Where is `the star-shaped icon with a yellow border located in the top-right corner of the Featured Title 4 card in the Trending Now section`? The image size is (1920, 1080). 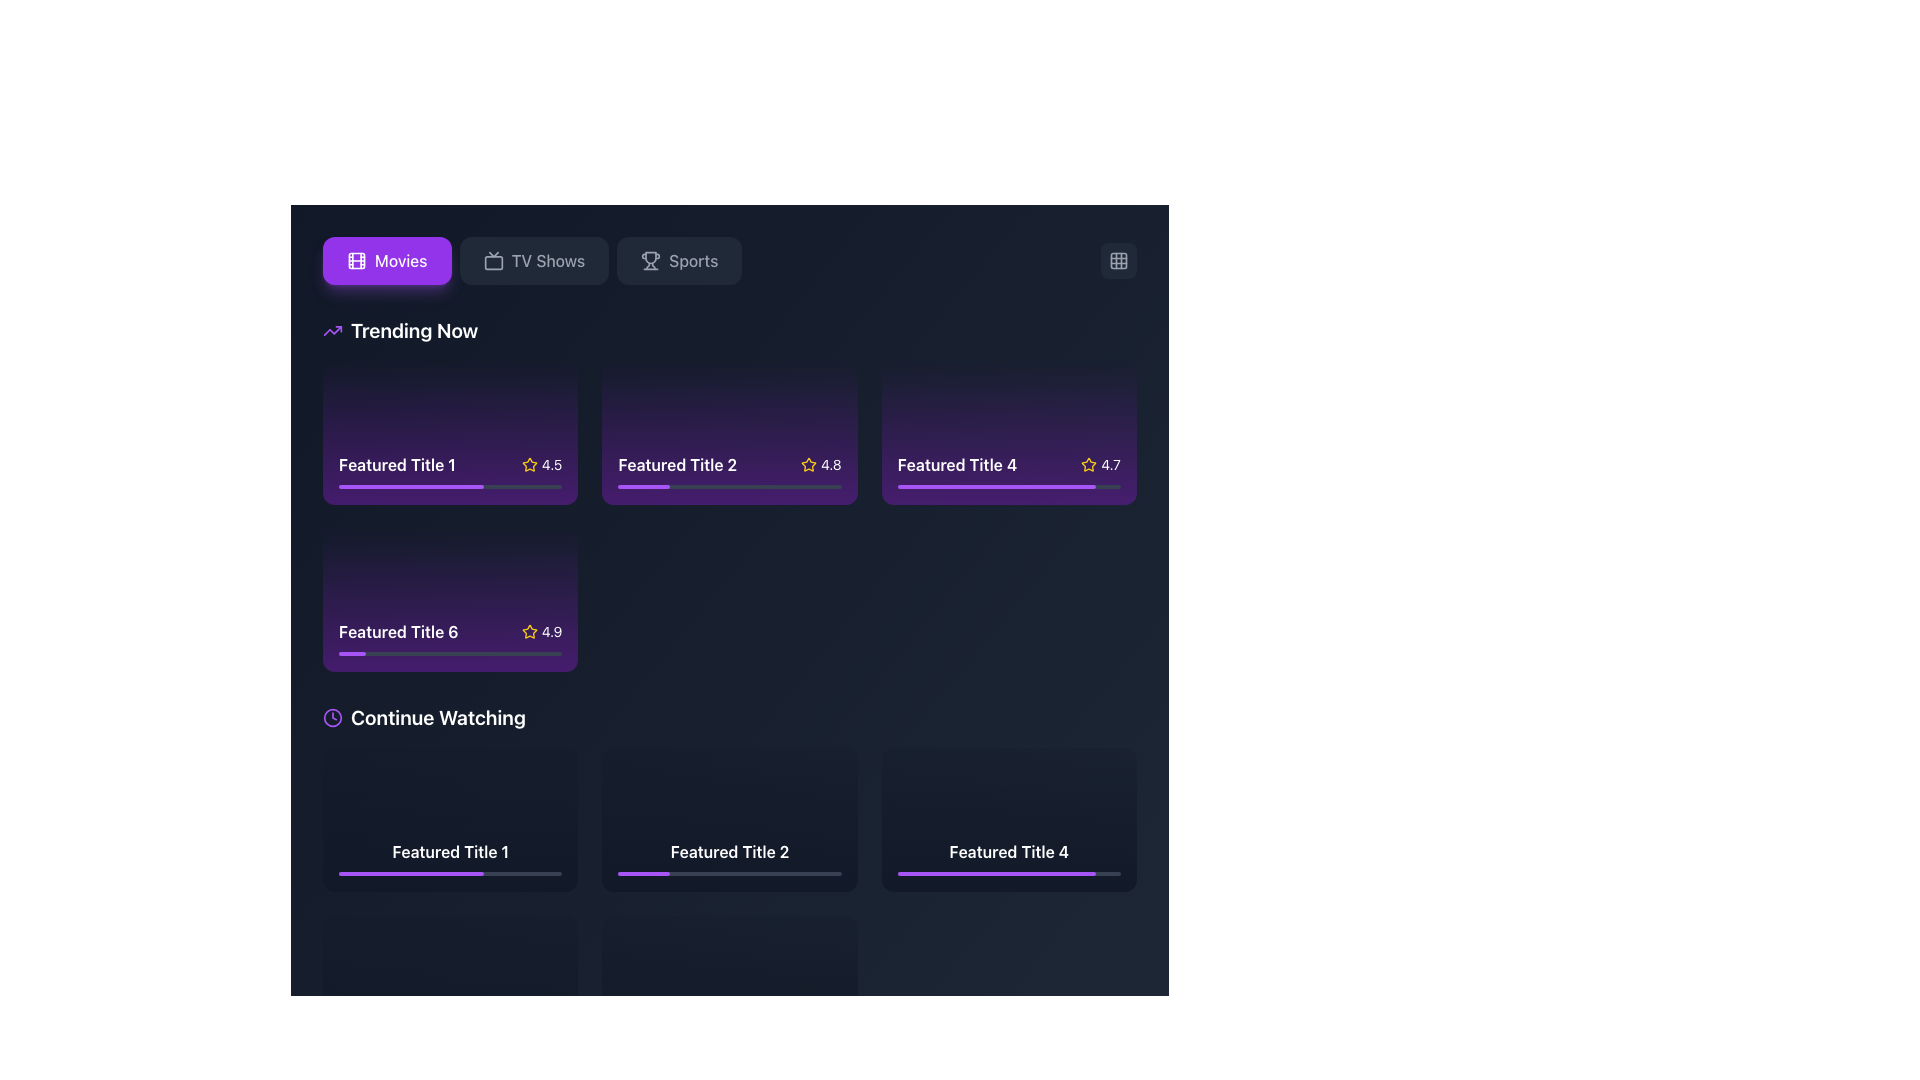 the star-shaped icon with a yellow border located in the top-right corner of the Featured Title 4 card in the Trending Now section is located at coordinates (1088, 464).